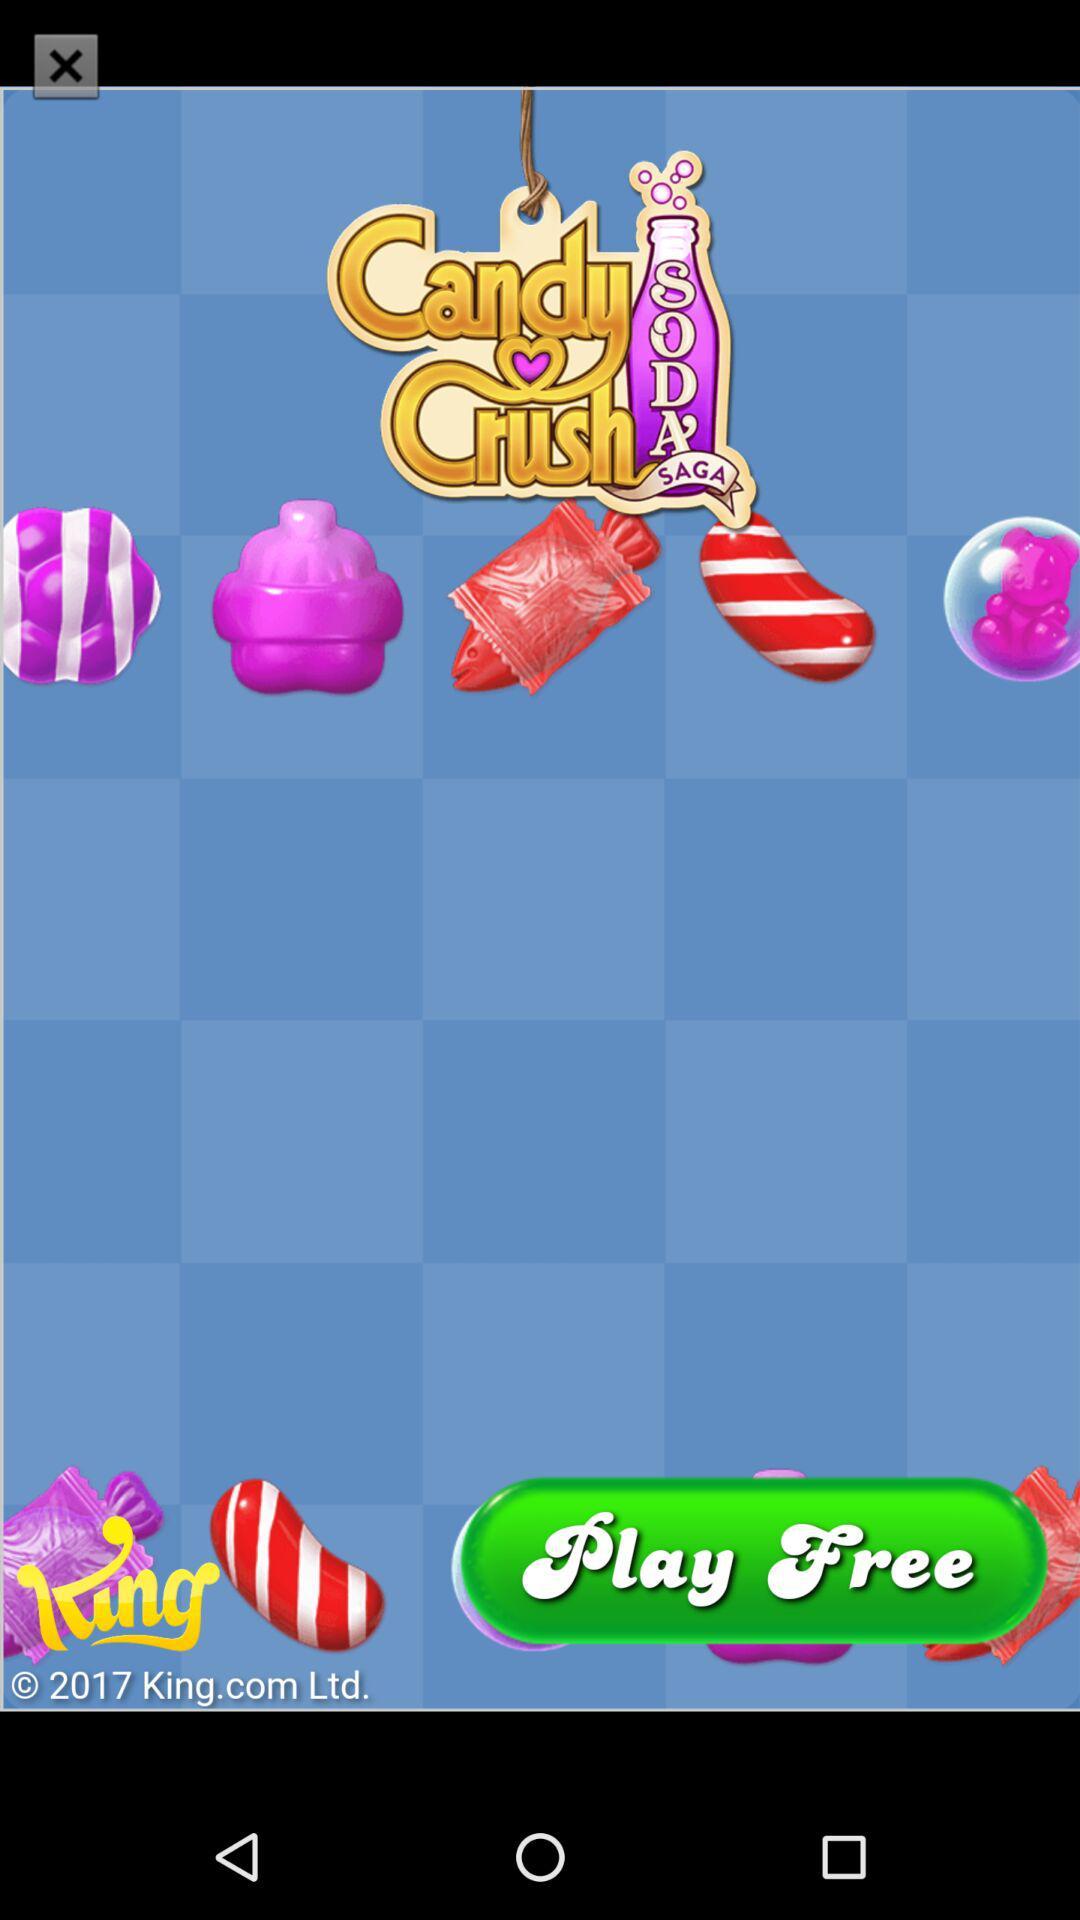 The width and height of the screenshot is (1080, 1920). Describe the element at coordinates (77, 83) in the screenshot. I see `the close icon` at that location.